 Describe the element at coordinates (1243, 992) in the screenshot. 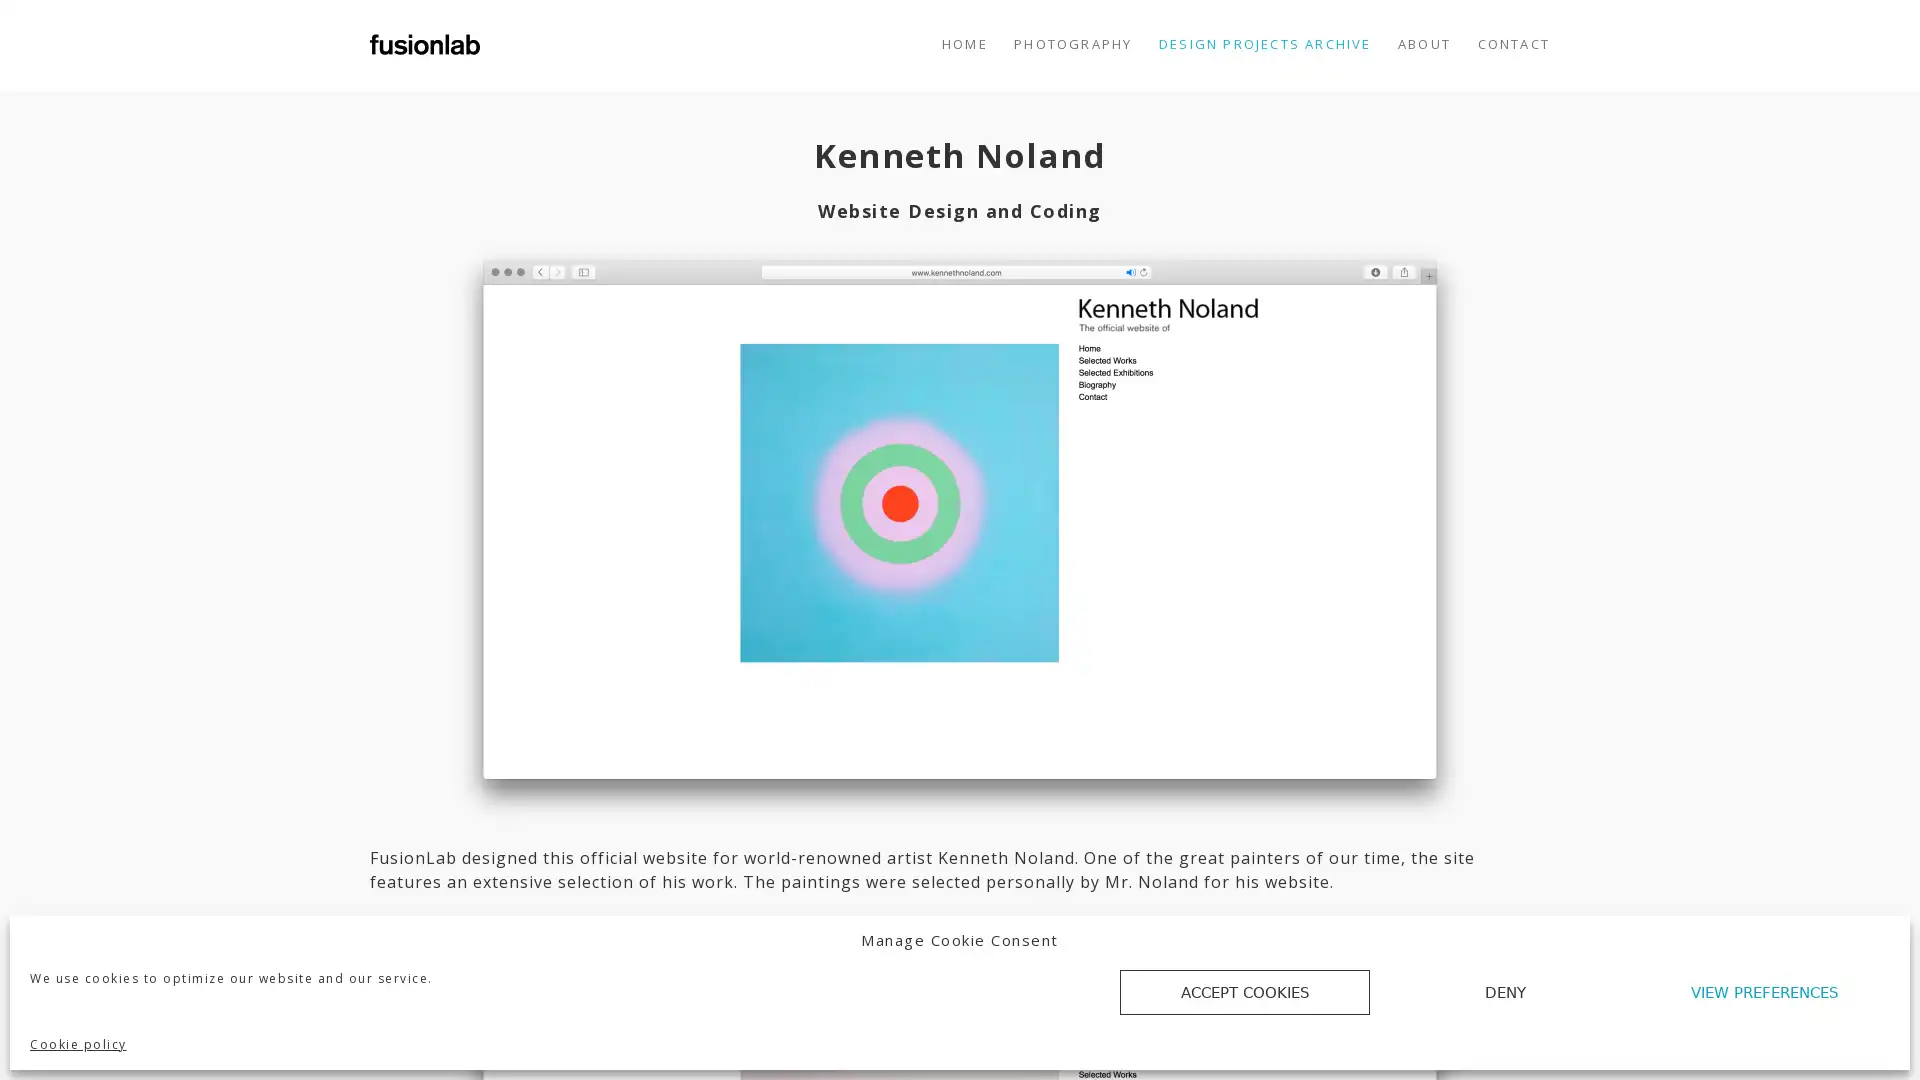

I see `ACCEPT COOKIES` at that location.